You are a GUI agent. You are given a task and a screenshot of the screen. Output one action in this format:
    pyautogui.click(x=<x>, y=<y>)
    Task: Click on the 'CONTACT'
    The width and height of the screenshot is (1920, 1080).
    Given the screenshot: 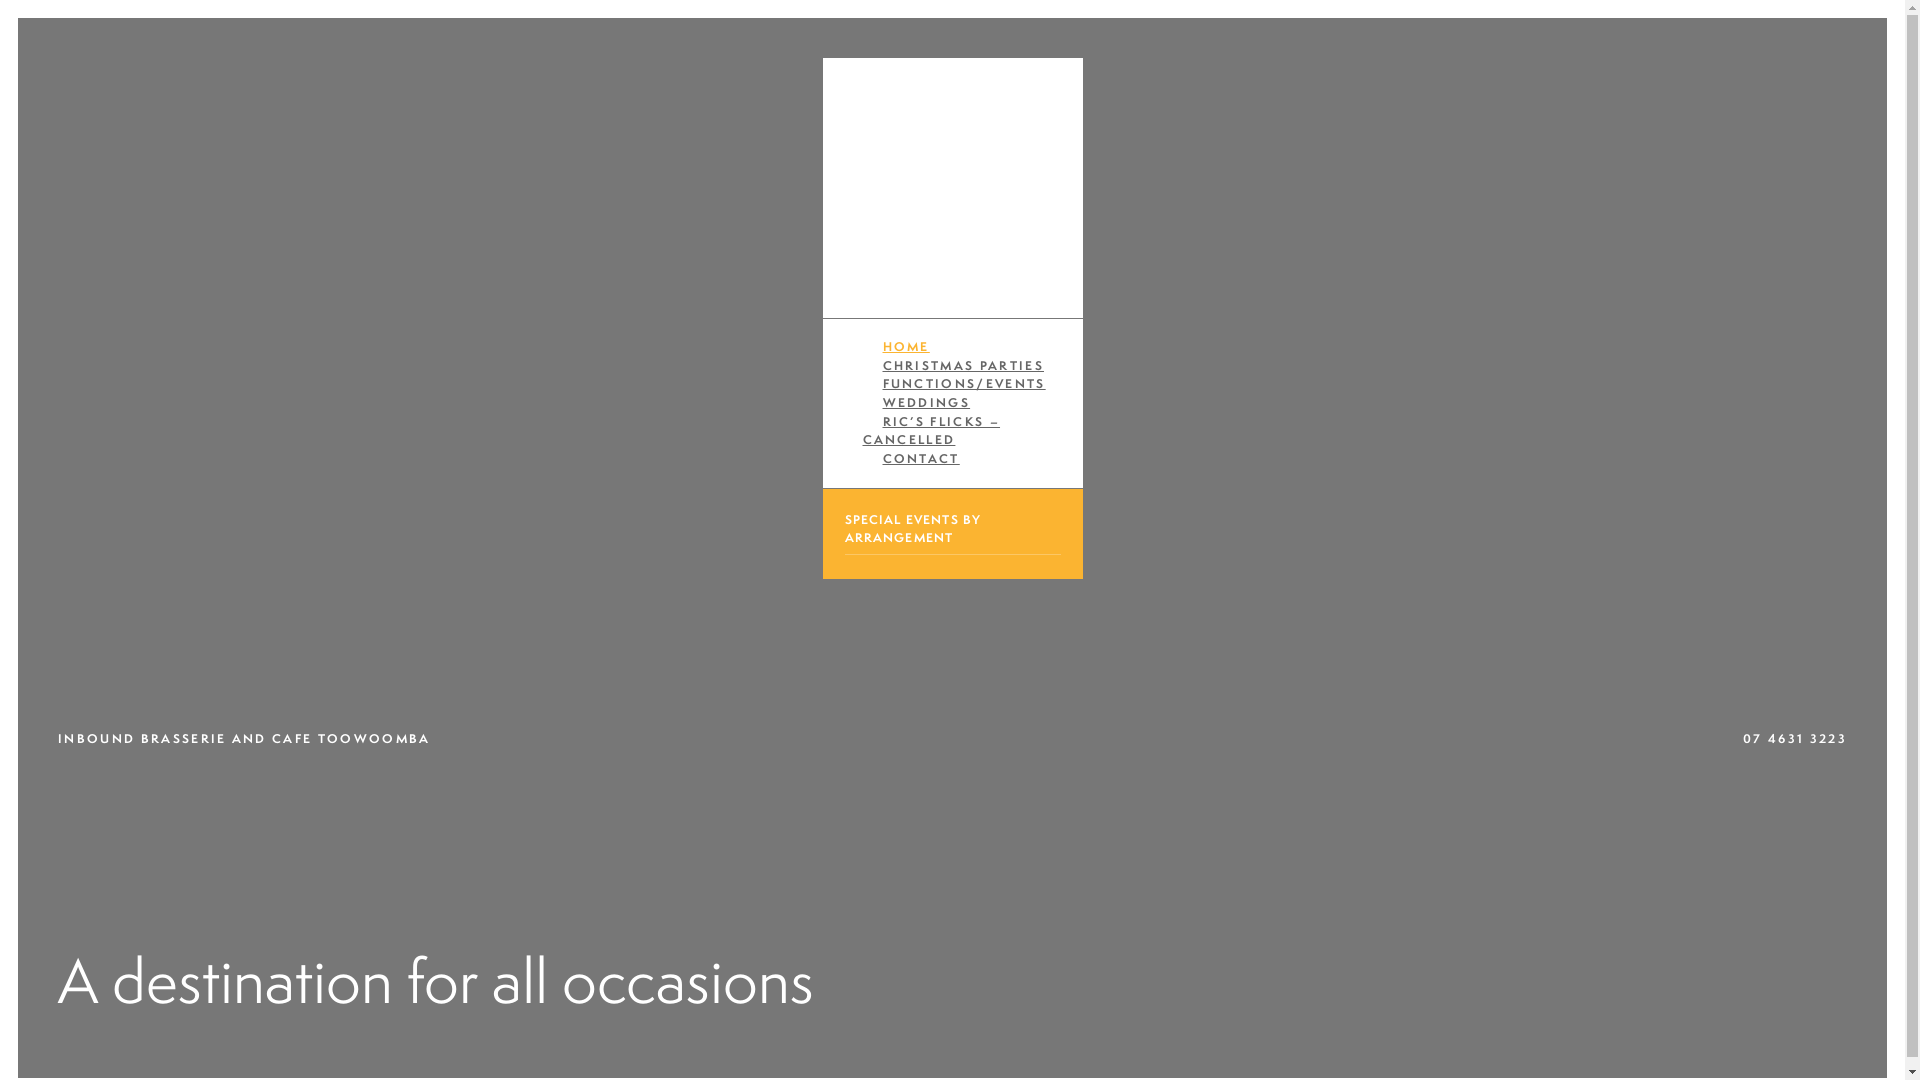 What is the action you would take?
    pyautogui.click(x=919, y=458)
    